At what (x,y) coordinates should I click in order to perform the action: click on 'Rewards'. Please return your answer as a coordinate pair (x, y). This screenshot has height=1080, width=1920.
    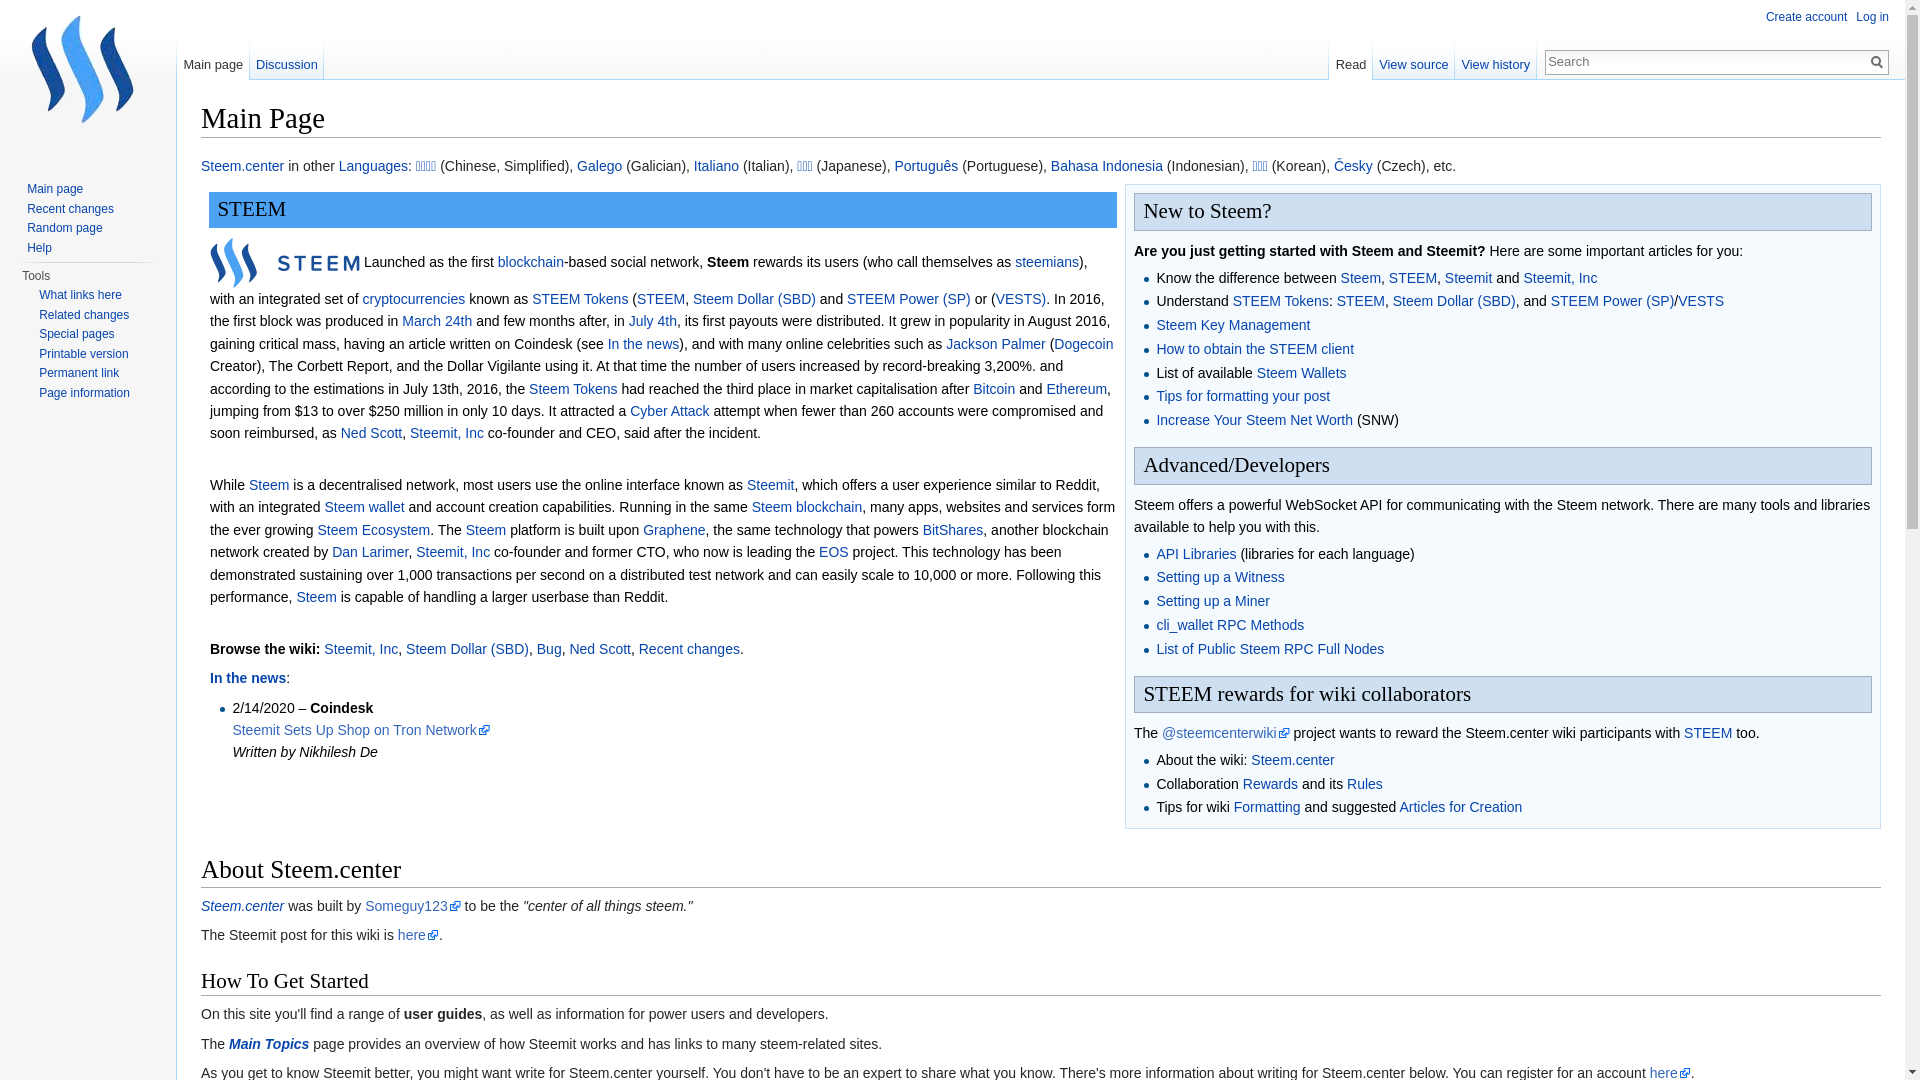
    Looking at the image, I should click on (1269, 782).